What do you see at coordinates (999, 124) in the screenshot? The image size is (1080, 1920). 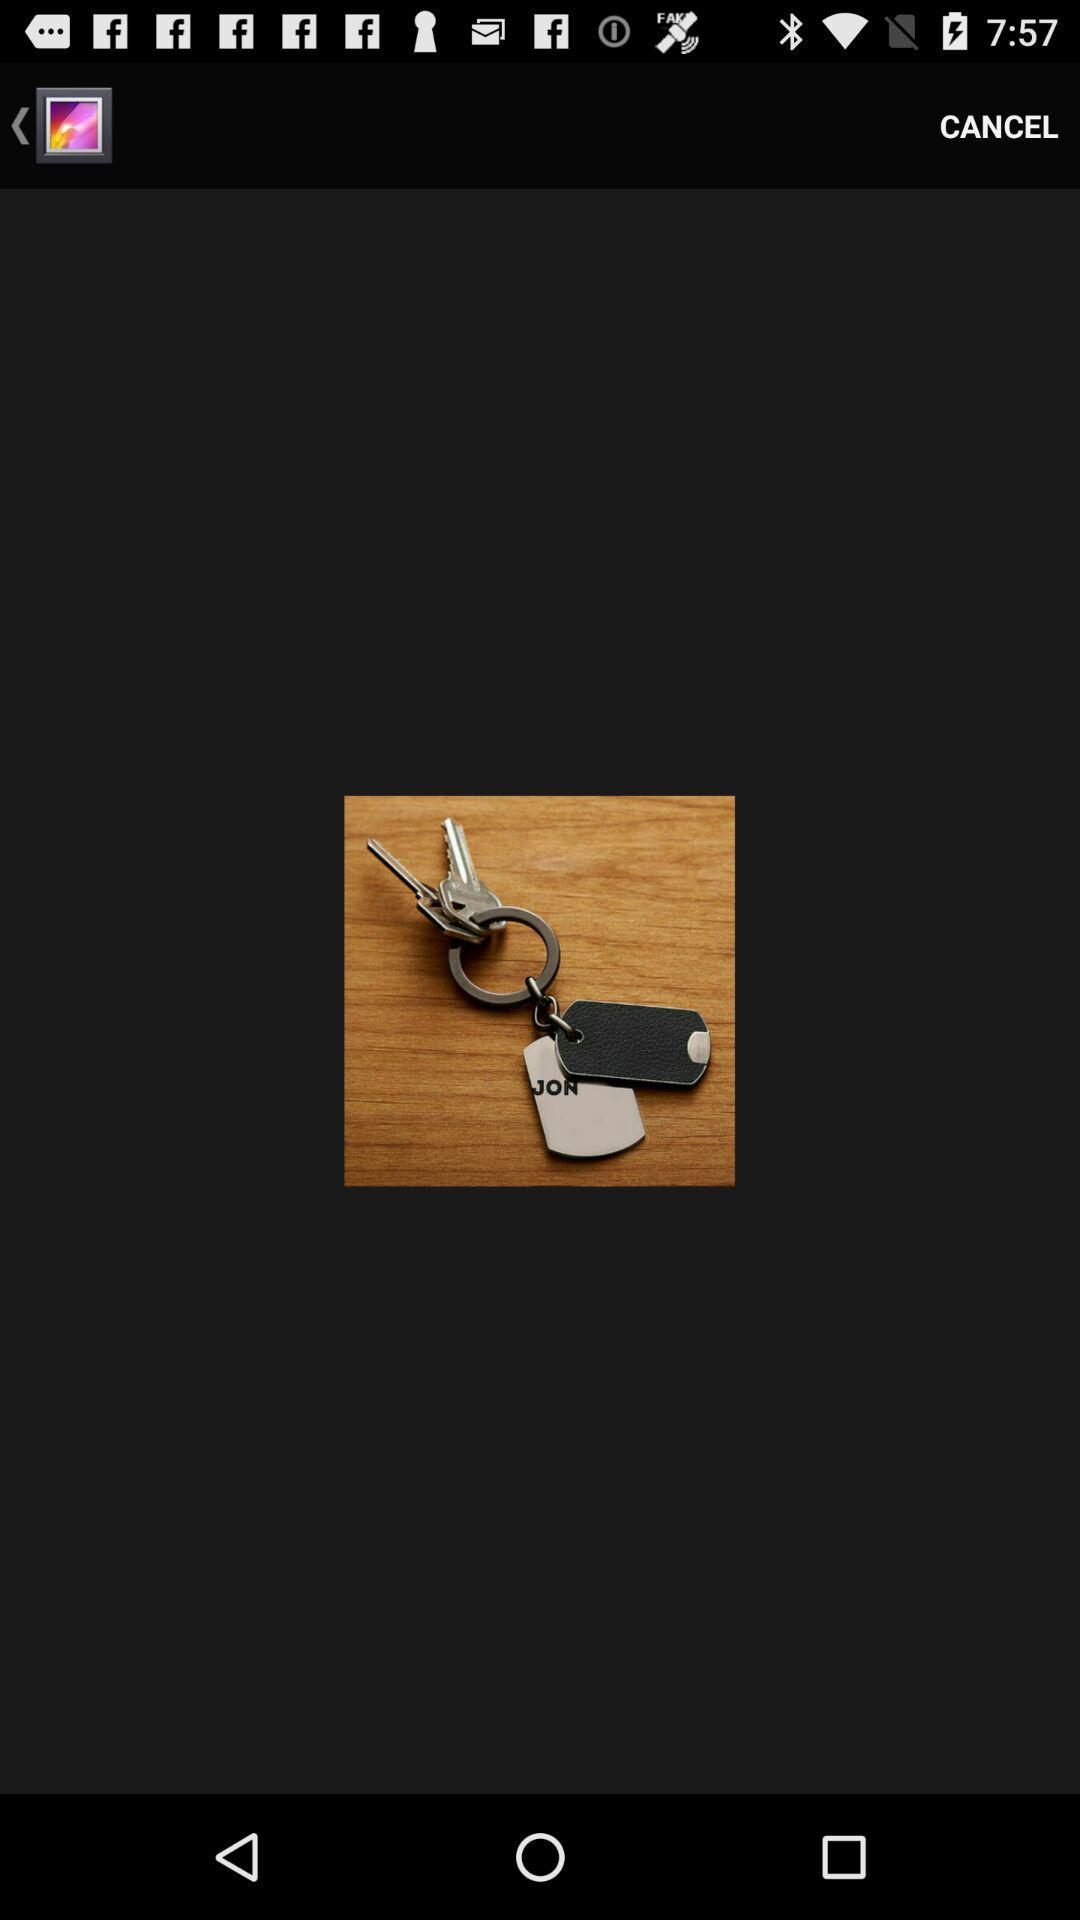 I see `the item at the top right corner` at bounding box center [999, 124].